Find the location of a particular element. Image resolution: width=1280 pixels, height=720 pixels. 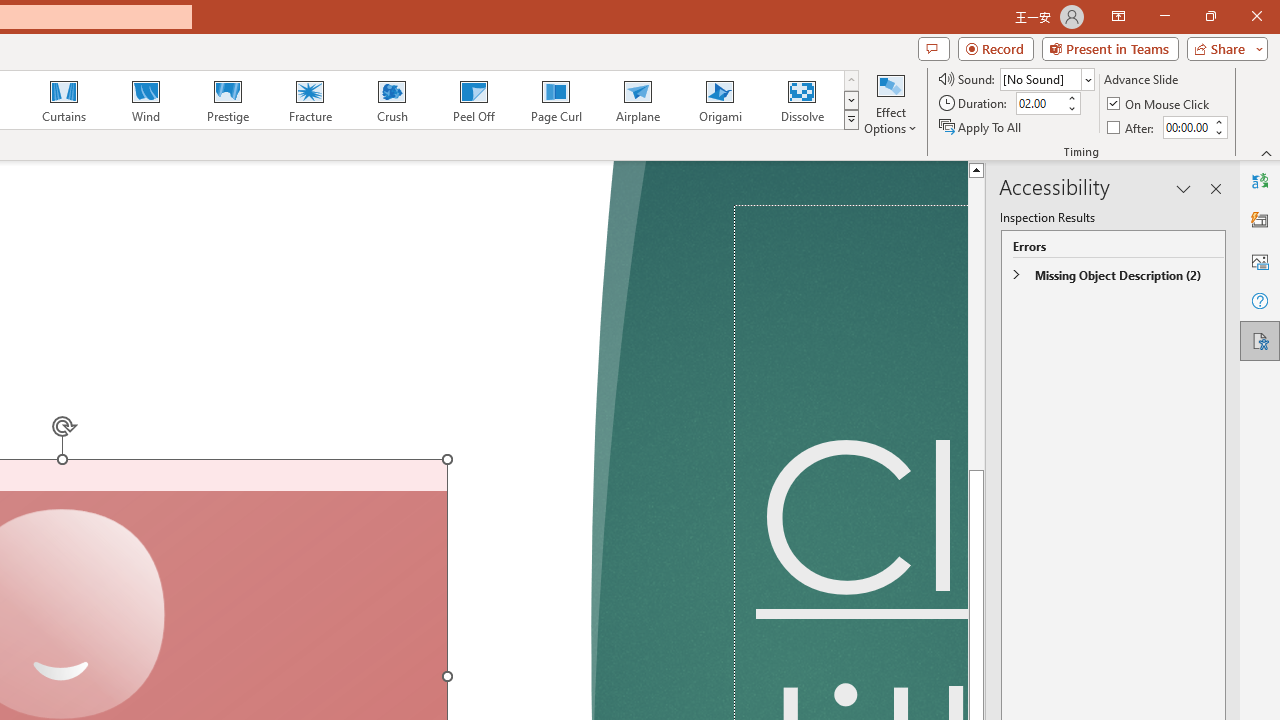

'Sound' is located at coordinates (1046, 78).